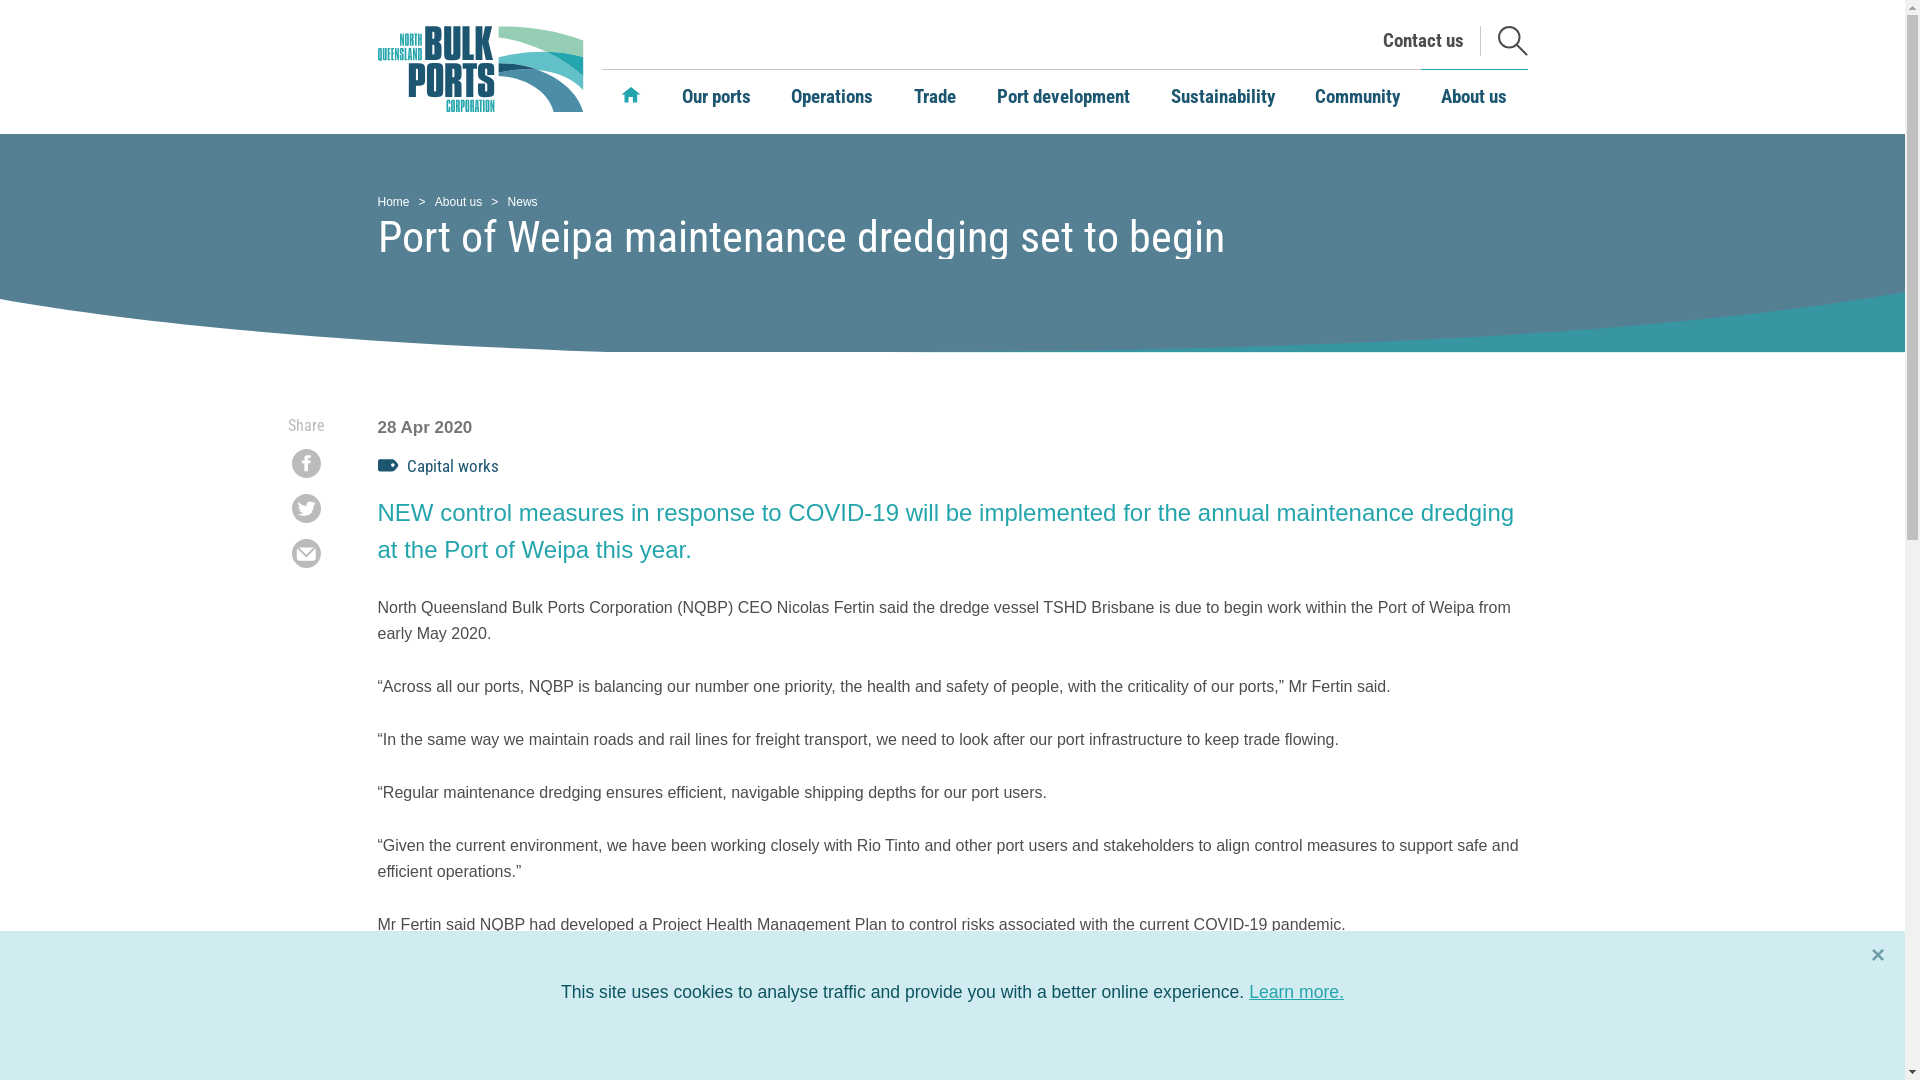  I want to click on 'About us', so click(1474, 97).